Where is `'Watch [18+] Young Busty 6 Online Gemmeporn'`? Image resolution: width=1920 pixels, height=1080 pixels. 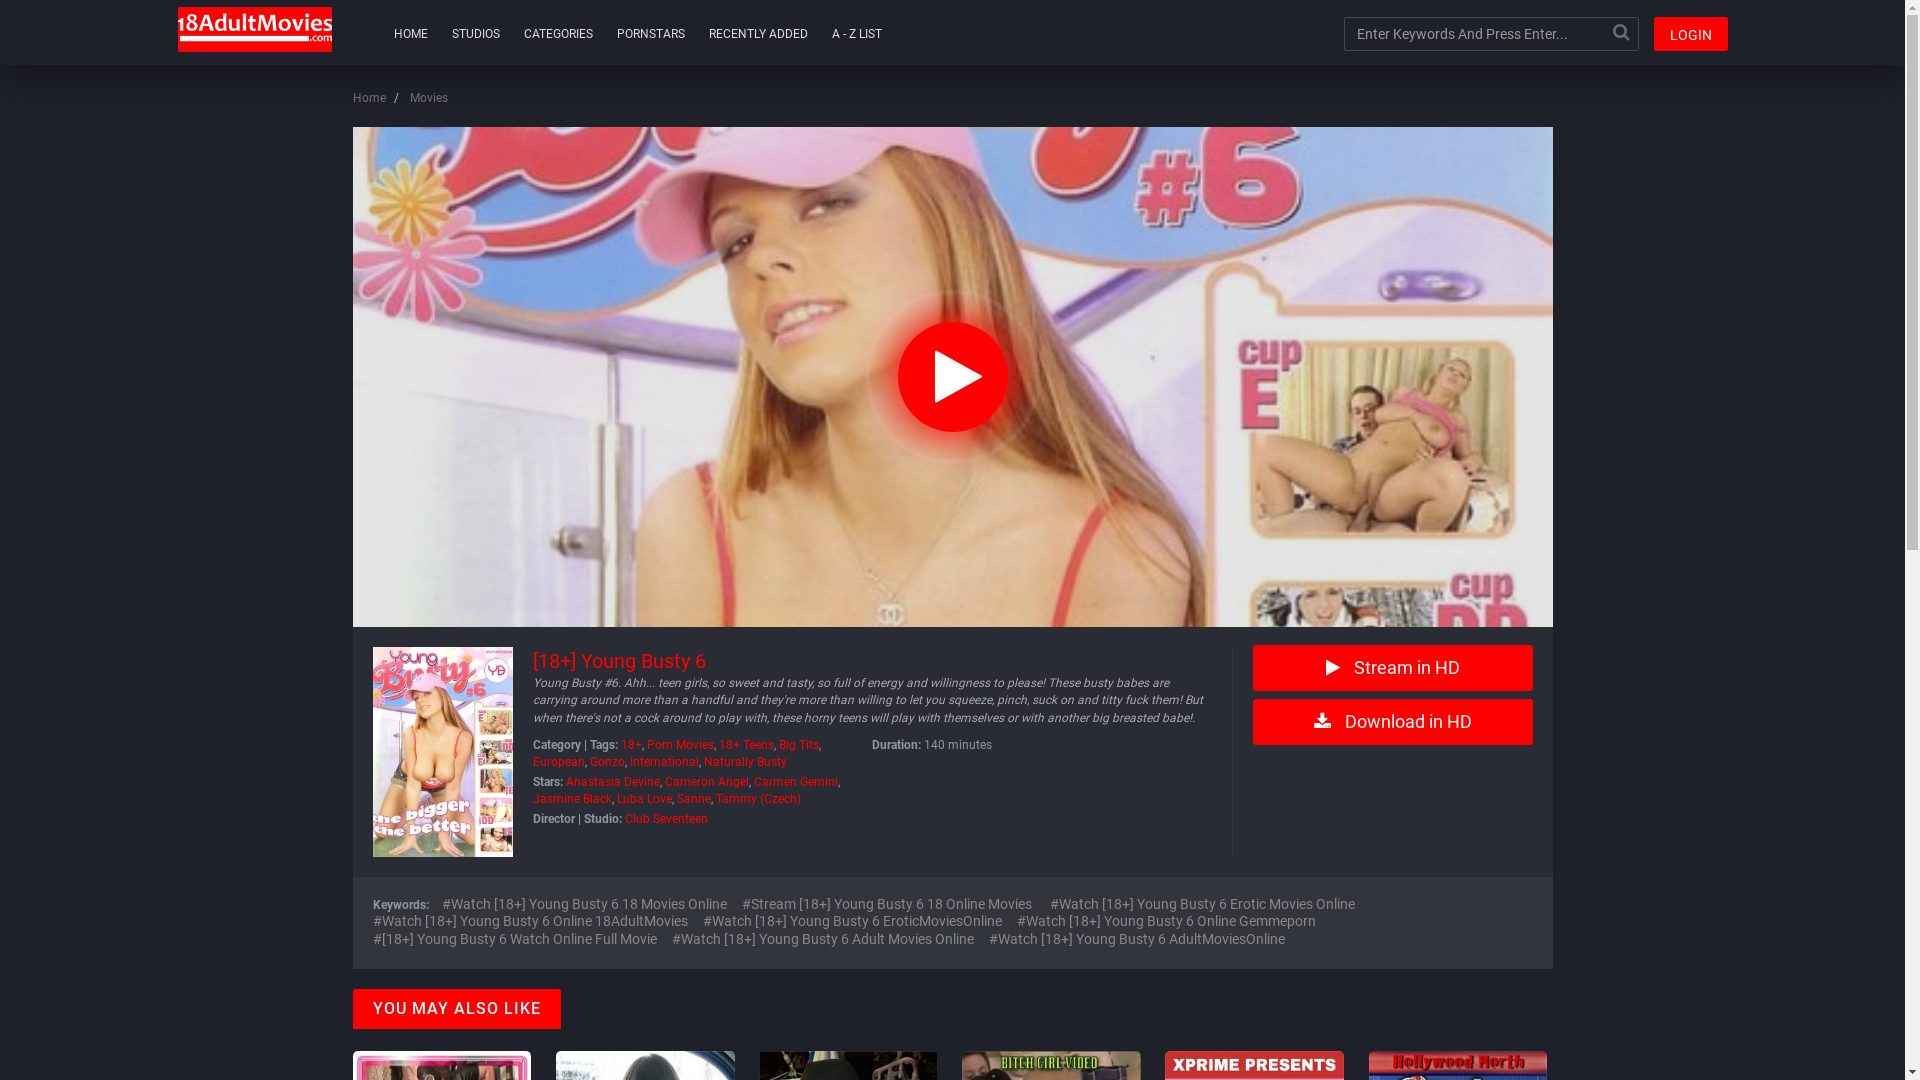
'Watch [18+] Young Busty 6 Online Gemmeporn' is located at coordinates (1165, 921).